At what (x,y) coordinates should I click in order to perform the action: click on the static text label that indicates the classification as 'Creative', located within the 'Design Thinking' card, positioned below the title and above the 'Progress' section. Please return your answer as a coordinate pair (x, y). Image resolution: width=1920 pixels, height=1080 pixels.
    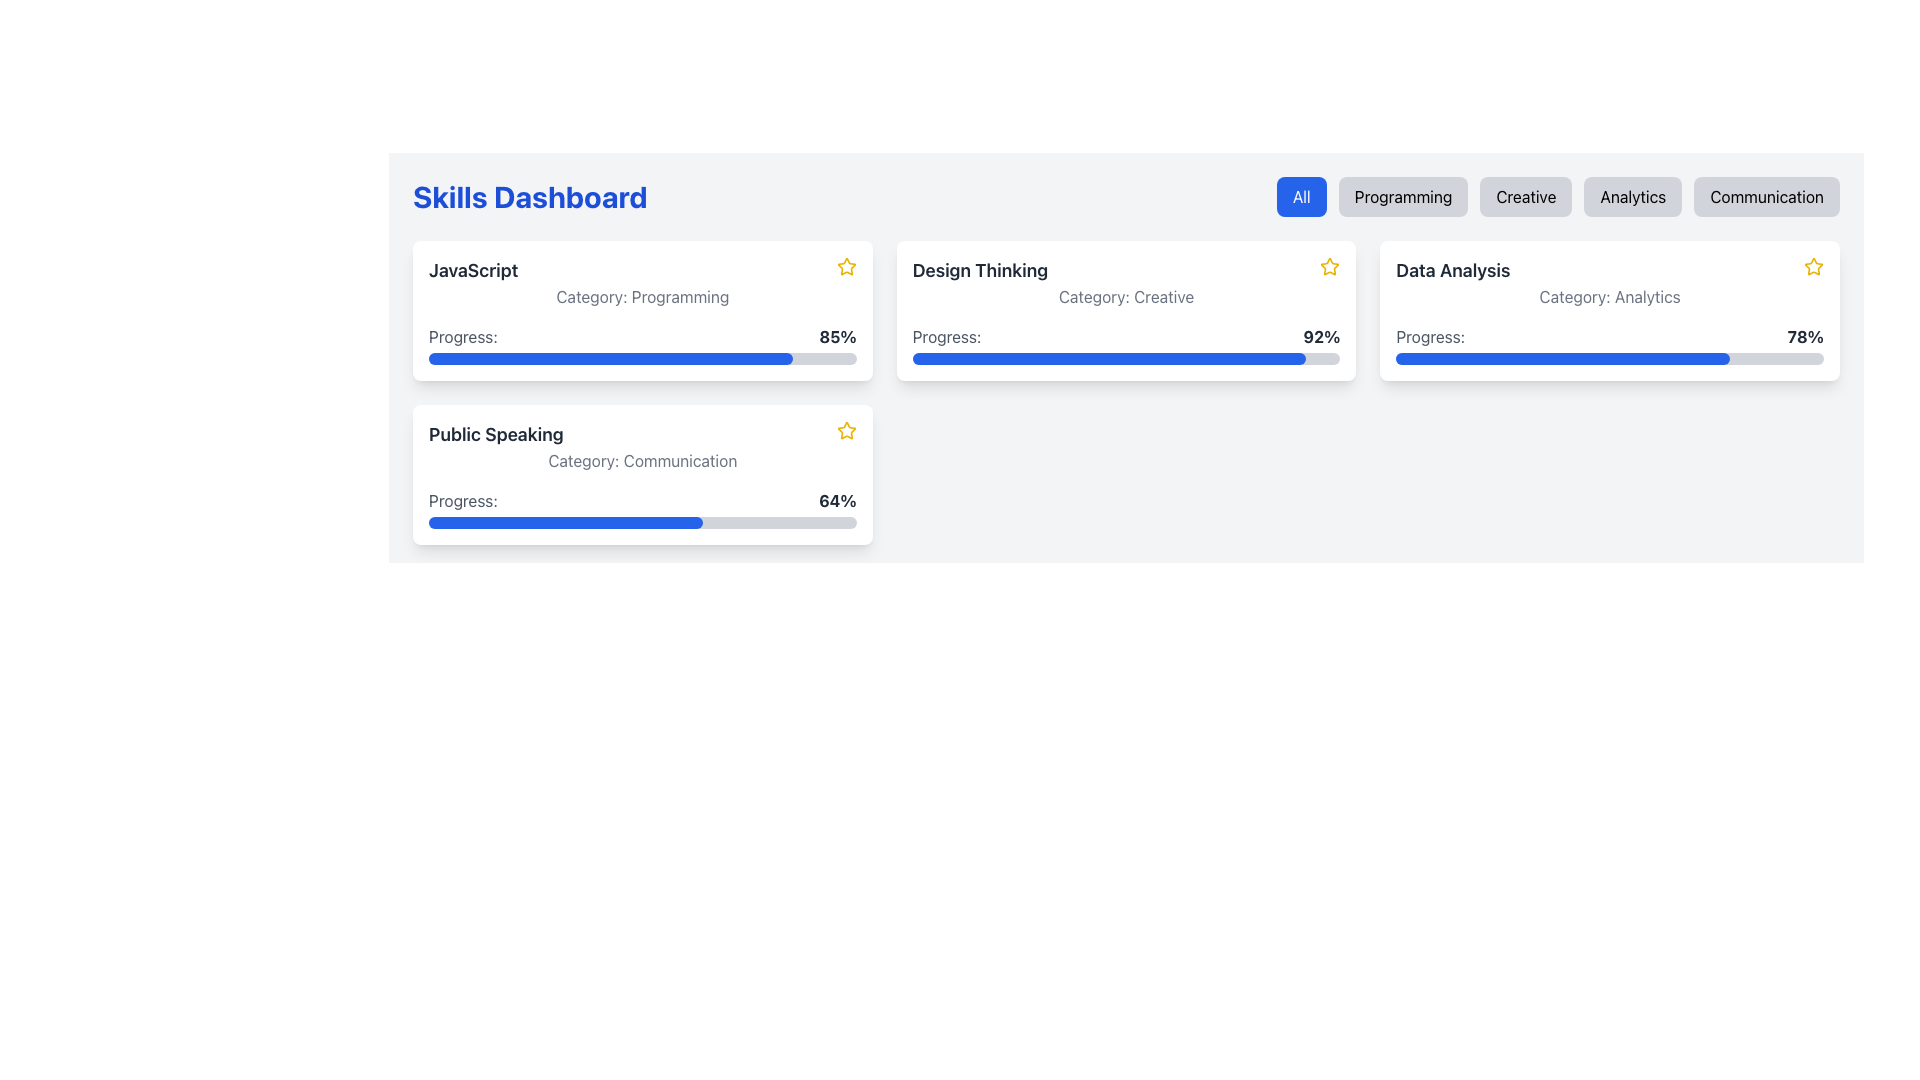
    Looking at the image, I should click on (1126, 297).